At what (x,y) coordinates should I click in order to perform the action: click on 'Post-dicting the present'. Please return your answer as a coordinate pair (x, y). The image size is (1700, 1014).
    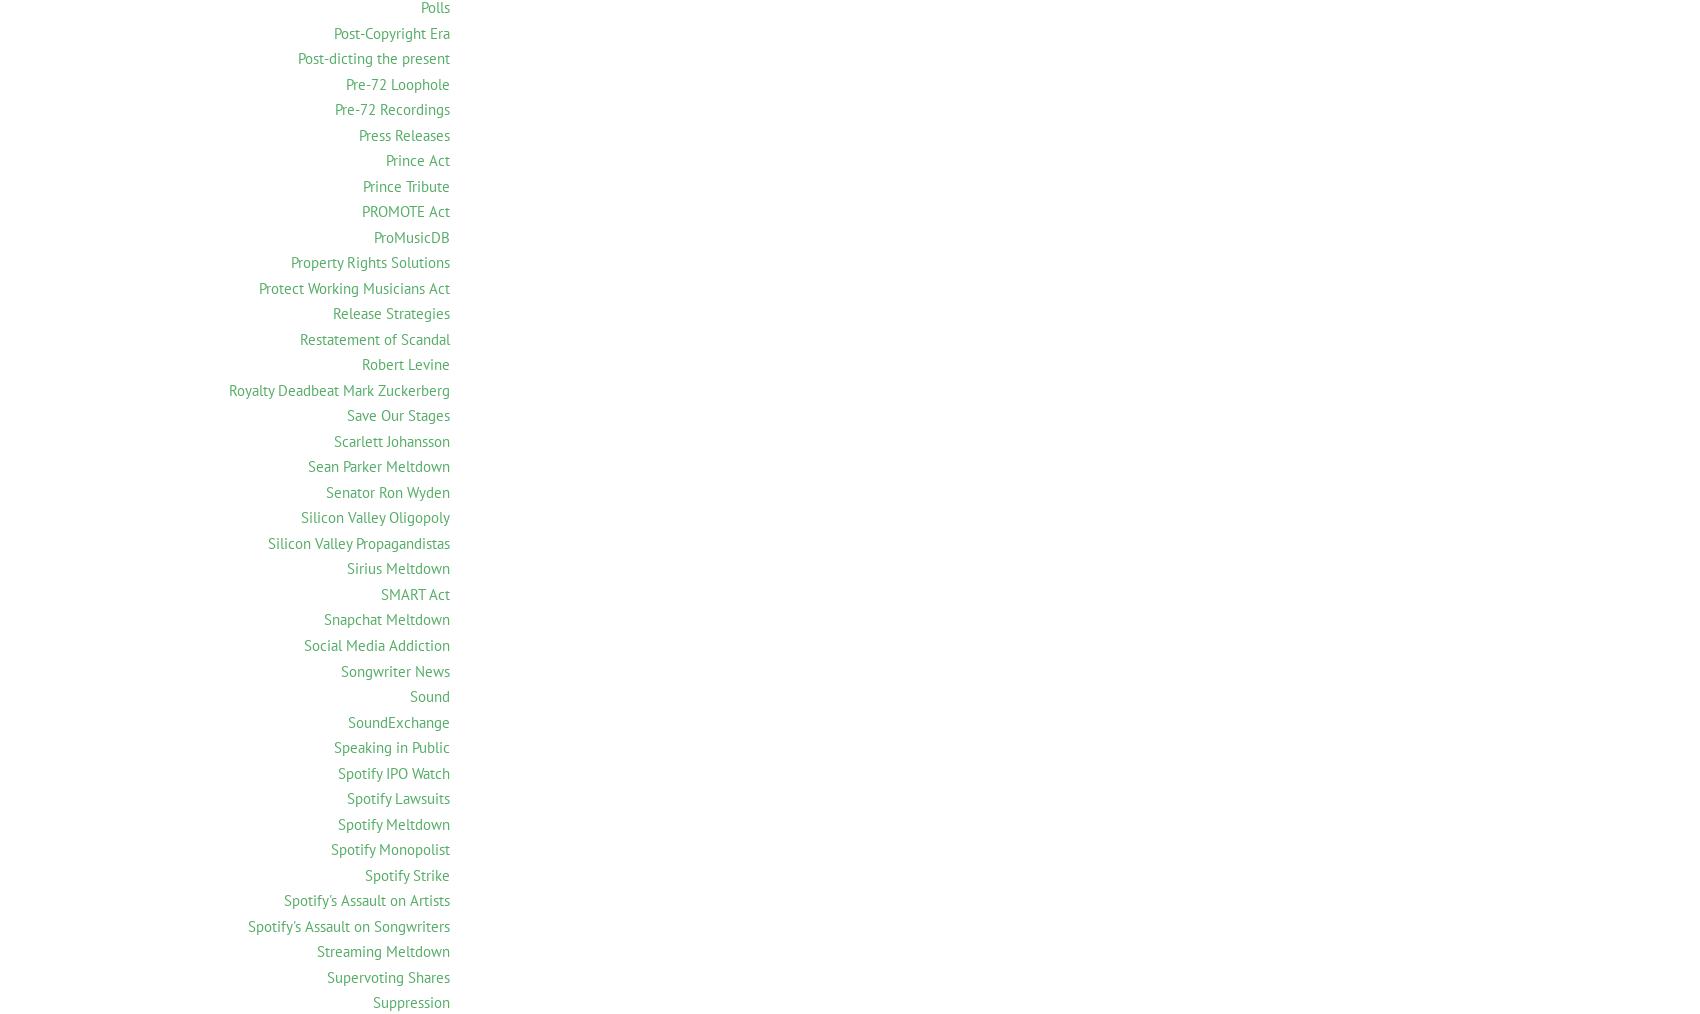
    Looking at the image, I should click on (373, 57).